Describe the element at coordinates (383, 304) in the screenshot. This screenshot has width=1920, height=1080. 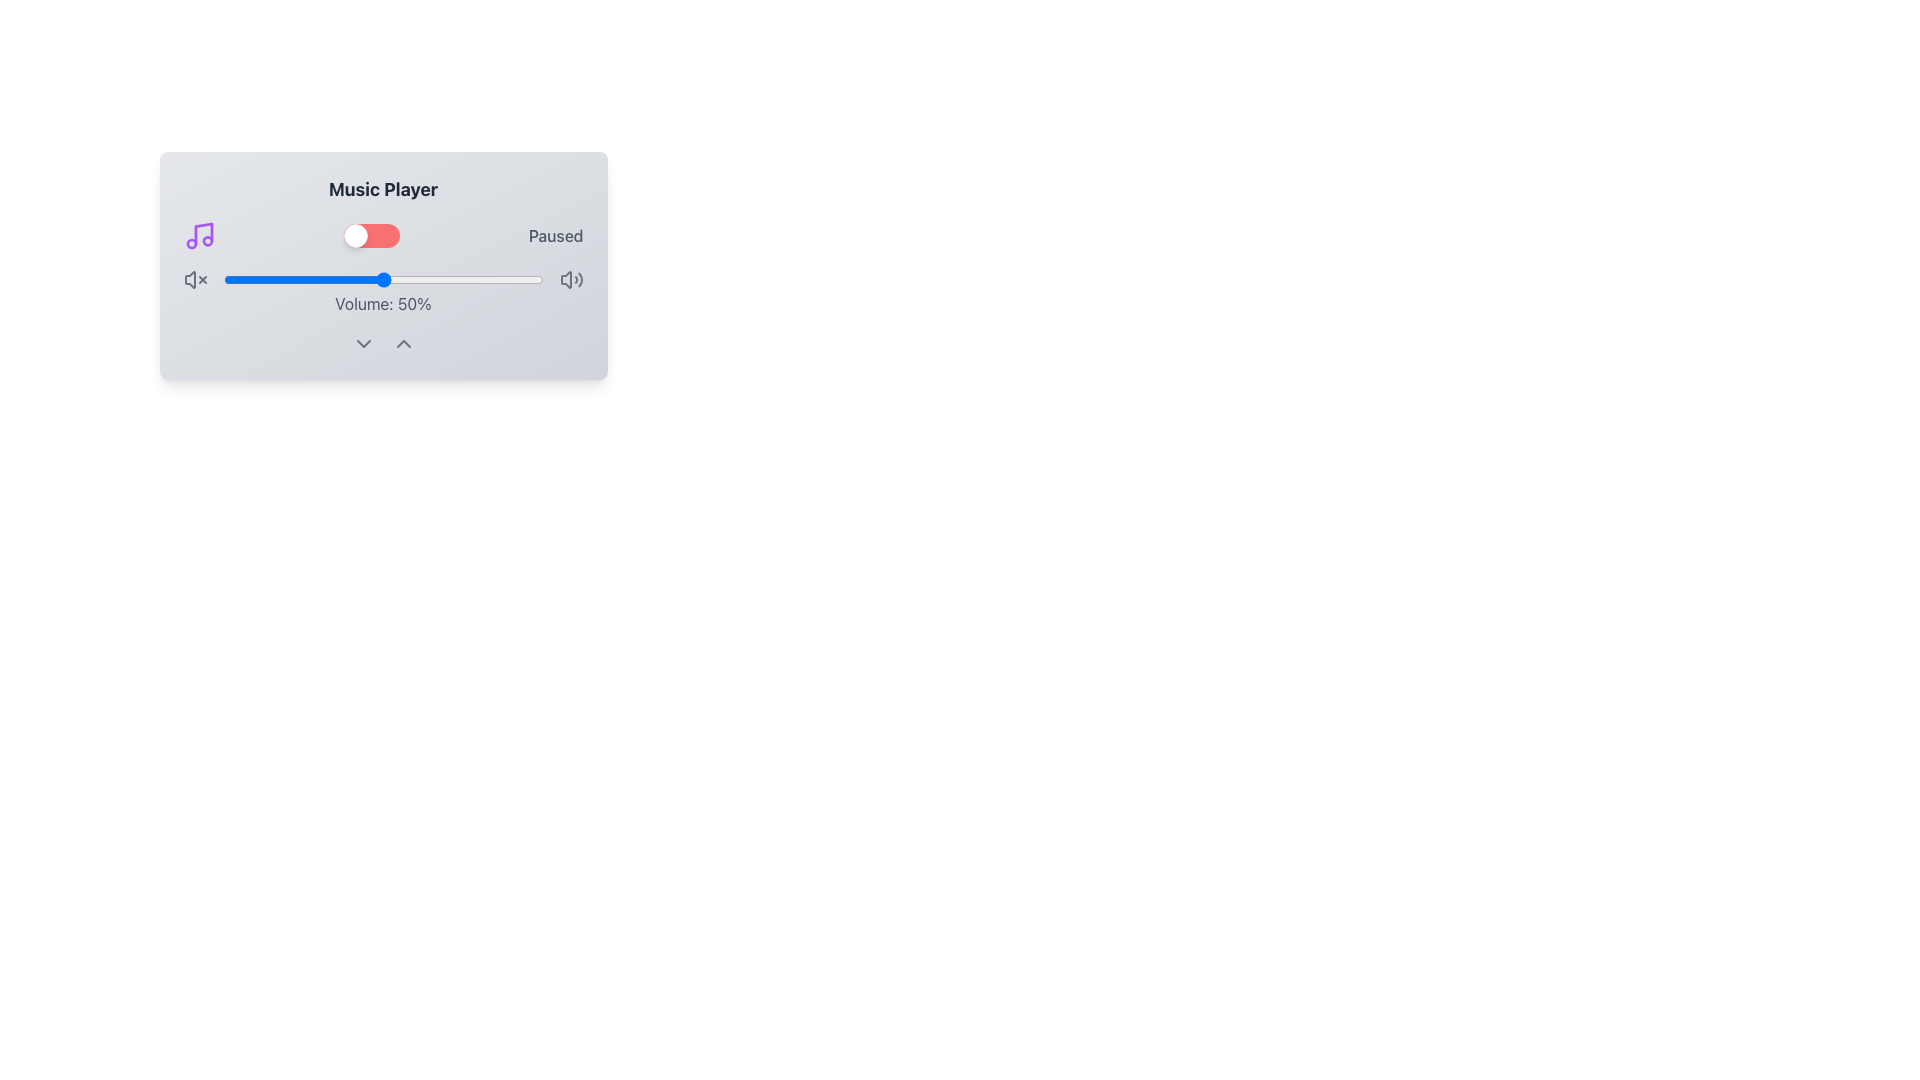
I see `the informational text label displaying the current volume level of 50%, located below the horizontal volume slider` at that location.